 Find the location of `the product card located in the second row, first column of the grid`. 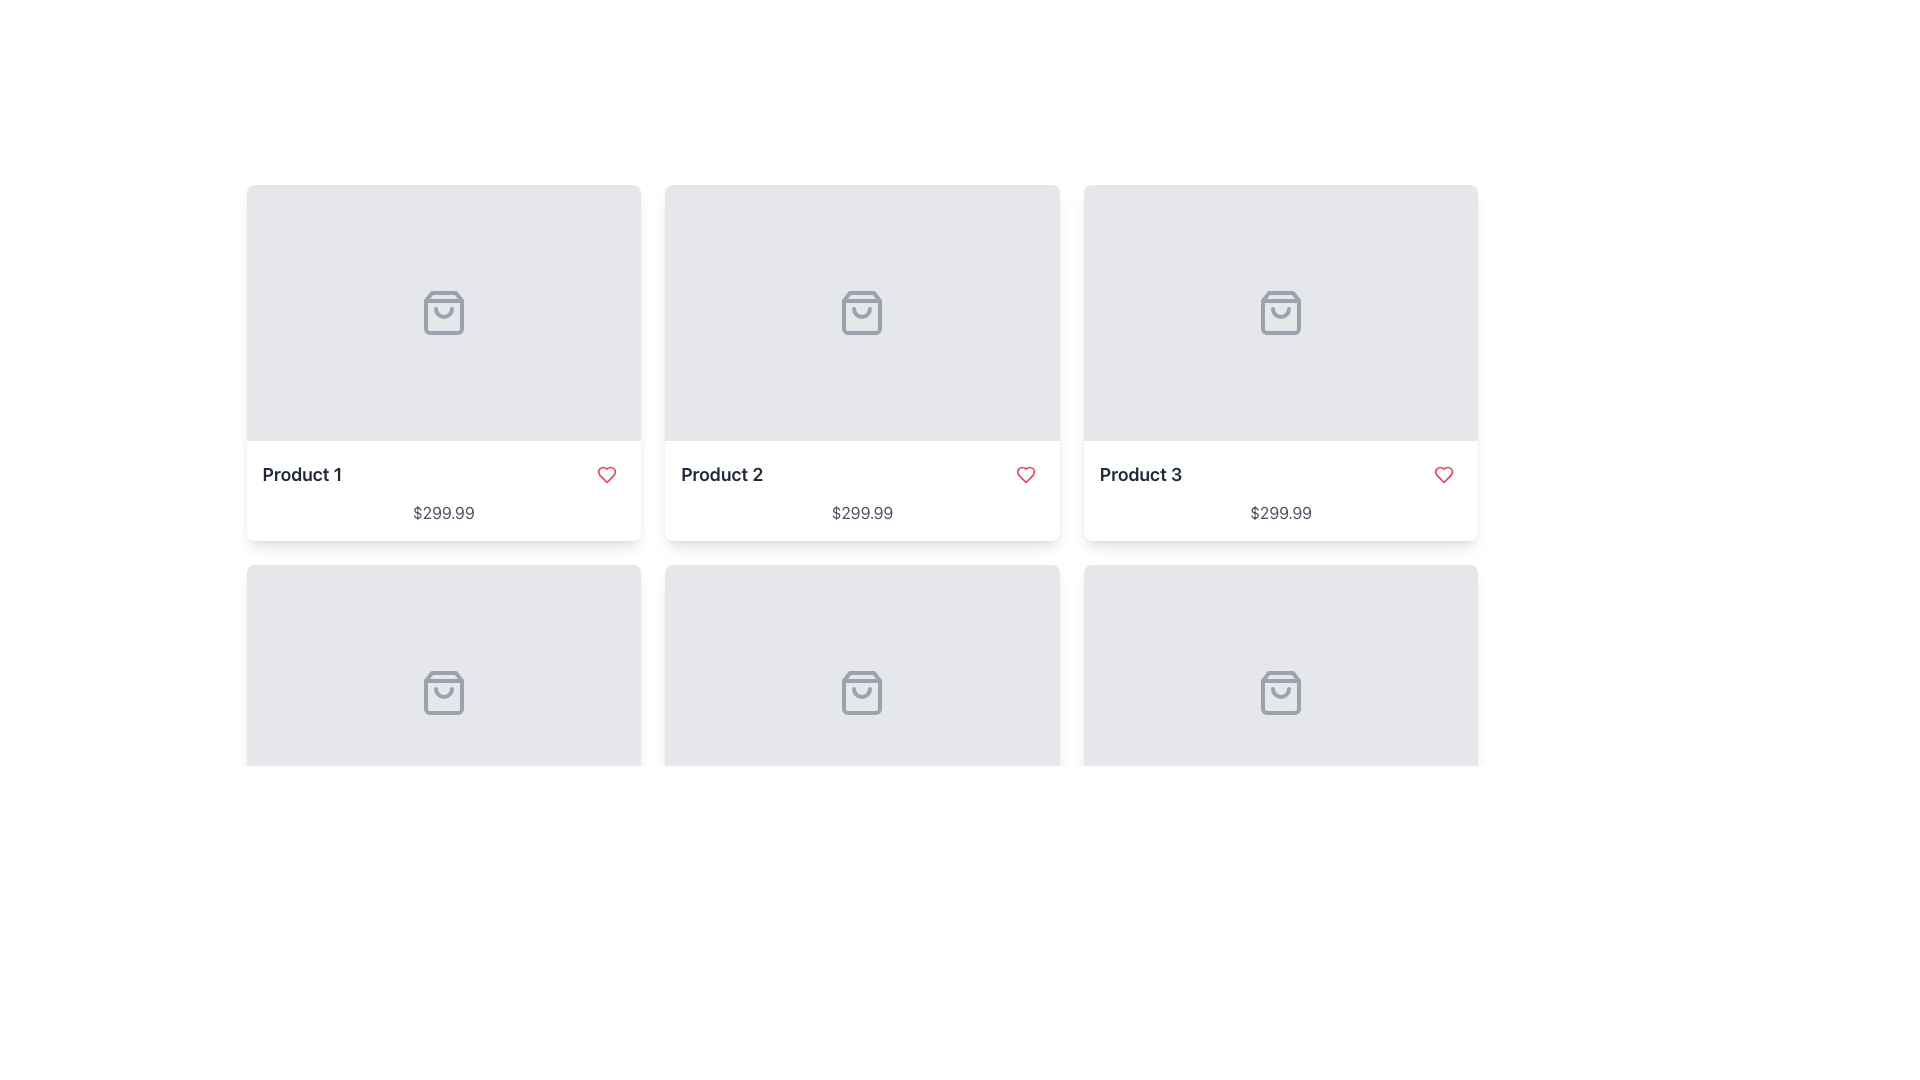

the product card located in the second row, first column of the grid is located at coordinates (442, 743).